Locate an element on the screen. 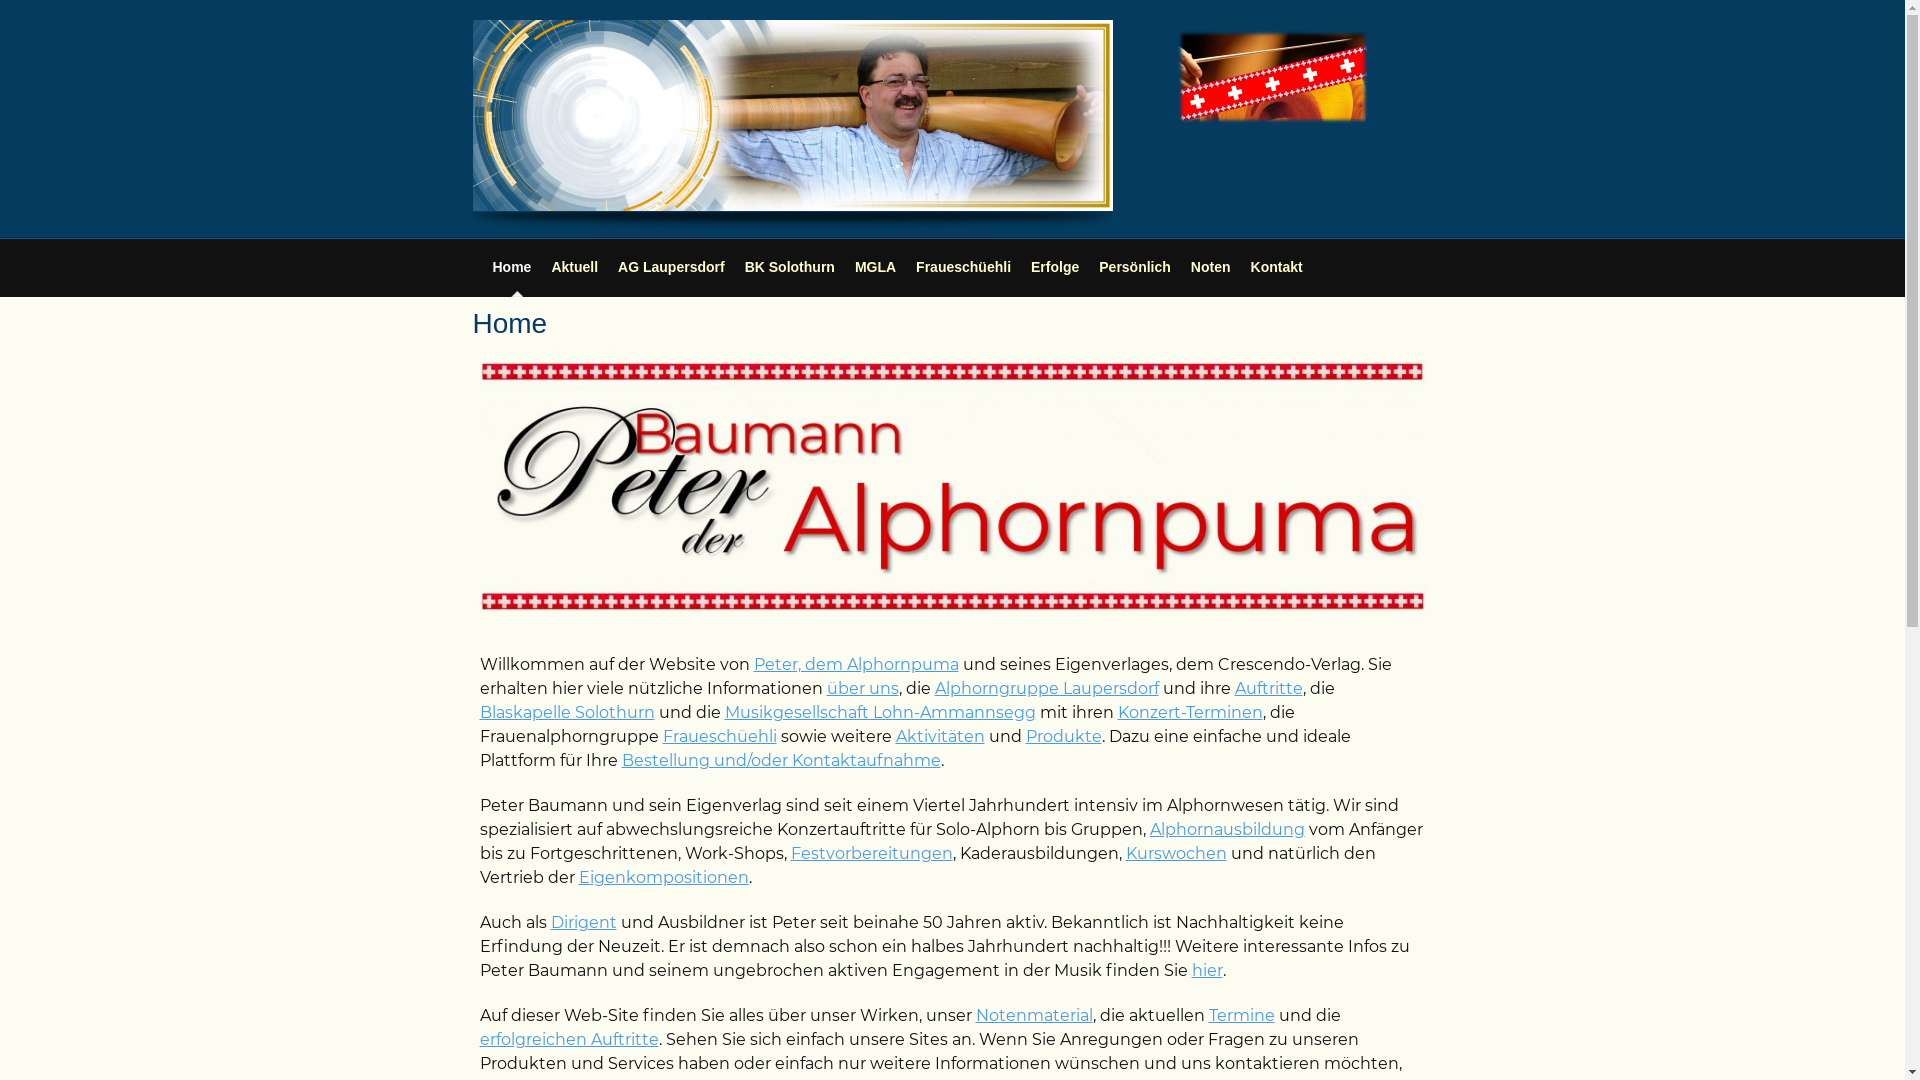  'MGLA' is located at coordinates (875, 265).